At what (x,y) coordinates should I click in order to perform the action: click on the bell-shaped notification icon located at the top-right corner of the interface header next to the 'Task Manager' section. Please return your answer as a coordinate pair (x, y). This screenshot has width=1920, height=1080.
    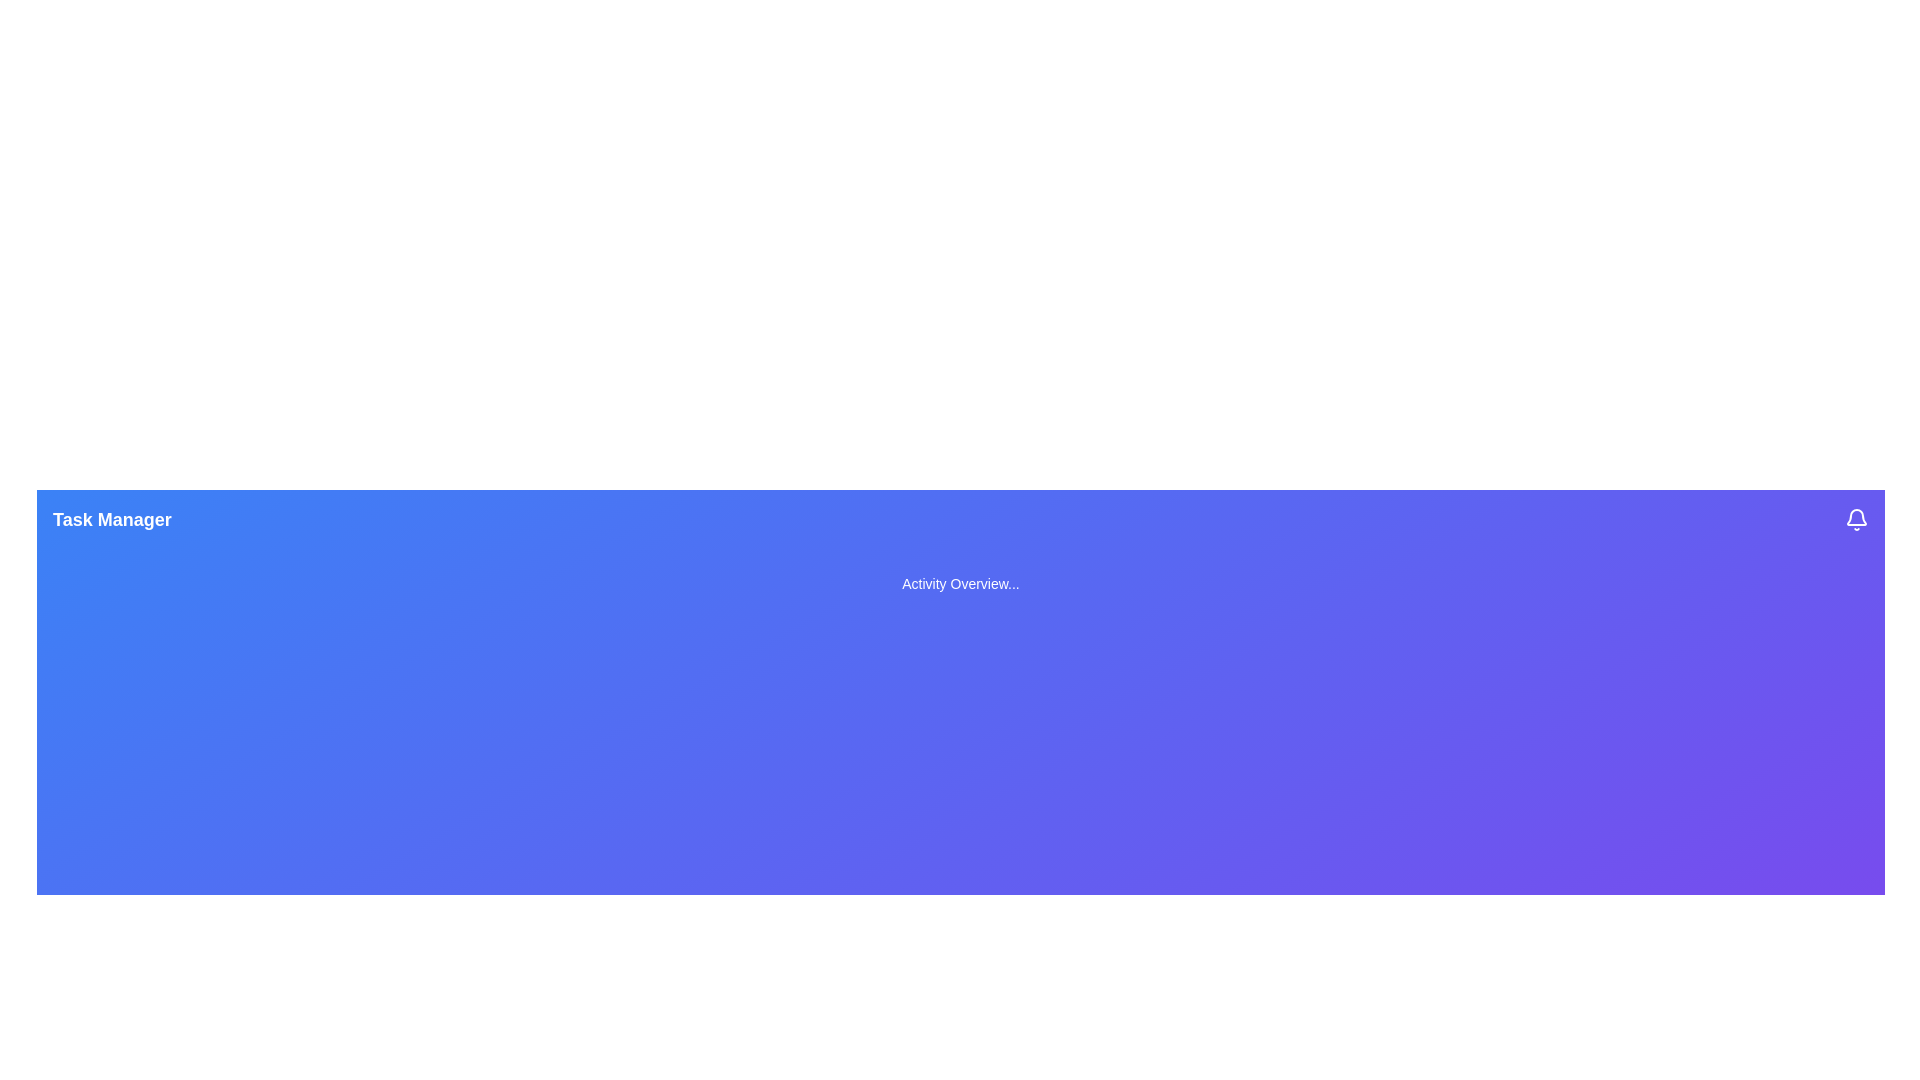
    Looking at the image, I should click on (1856, 519).